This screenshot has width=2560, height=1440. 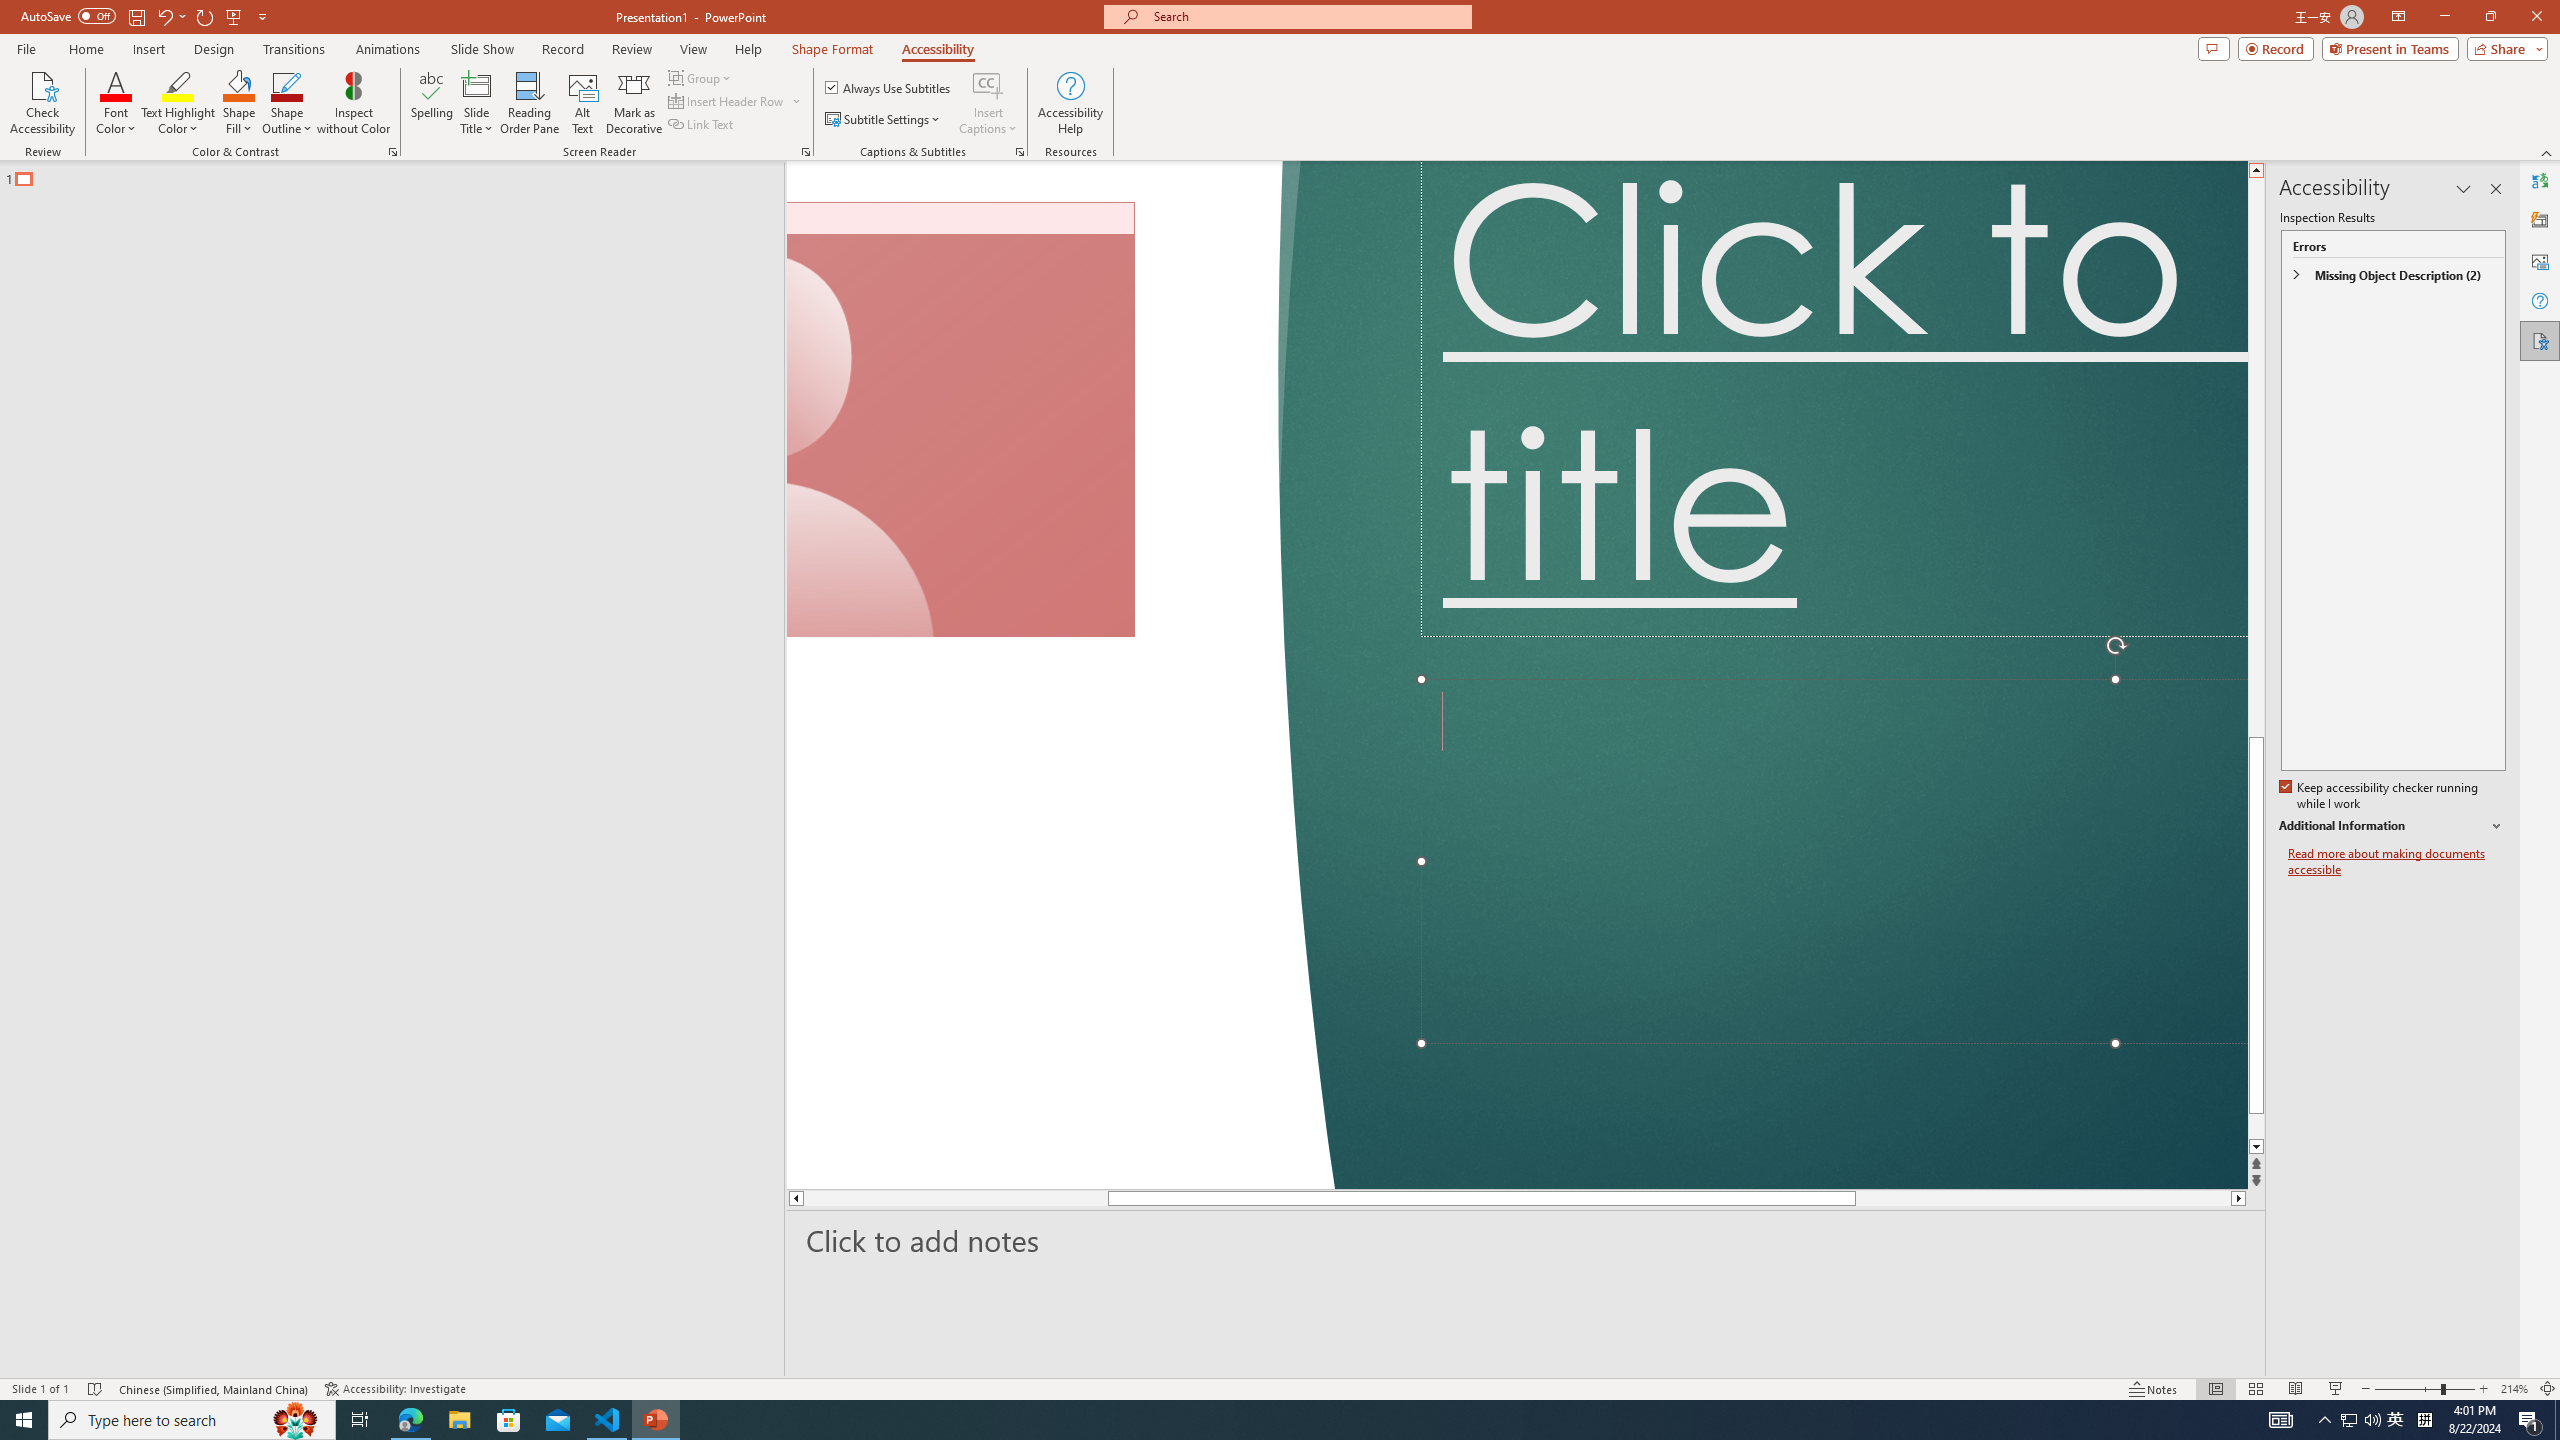 I want to click on 'Insert Header Row', so click(x=727, y=99).